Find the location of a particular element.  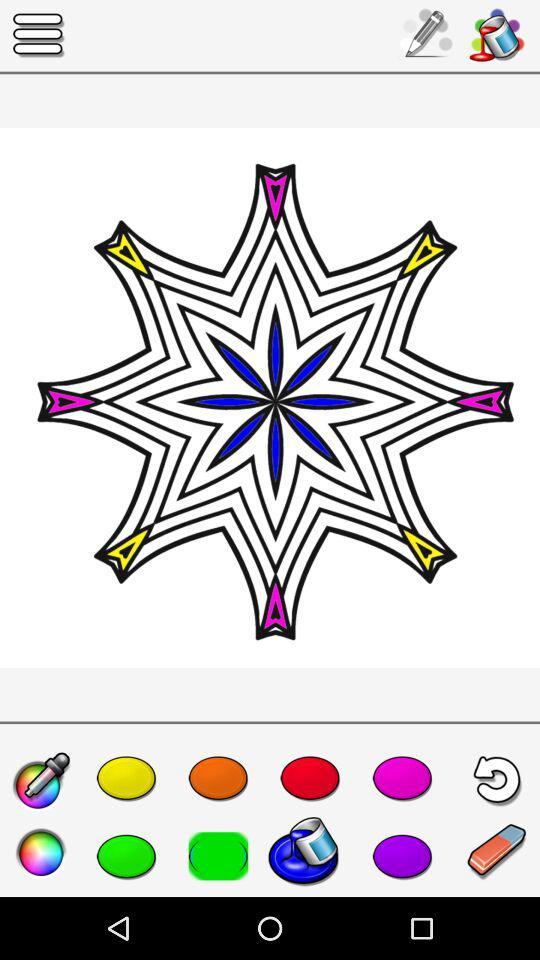

the edit icon is located at coordinates (41, 782).